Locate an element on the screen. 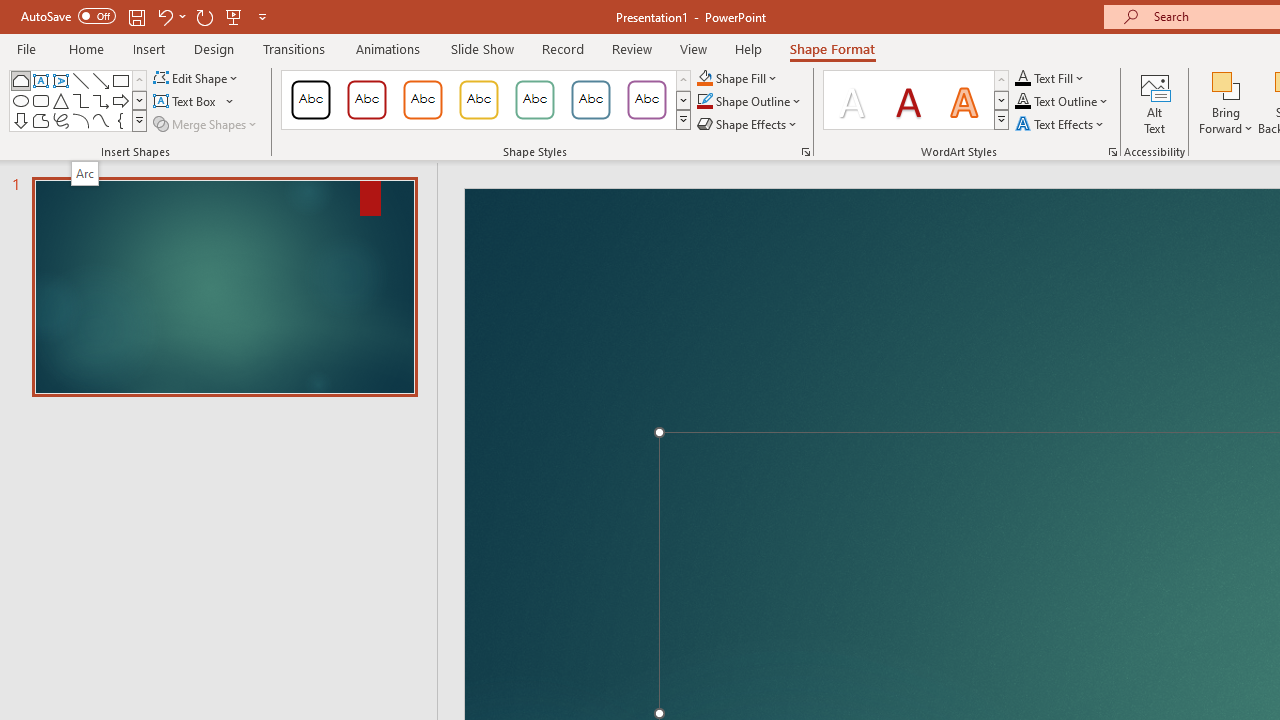  'Format Text Effects...' is located at coordinates (1111, 150).